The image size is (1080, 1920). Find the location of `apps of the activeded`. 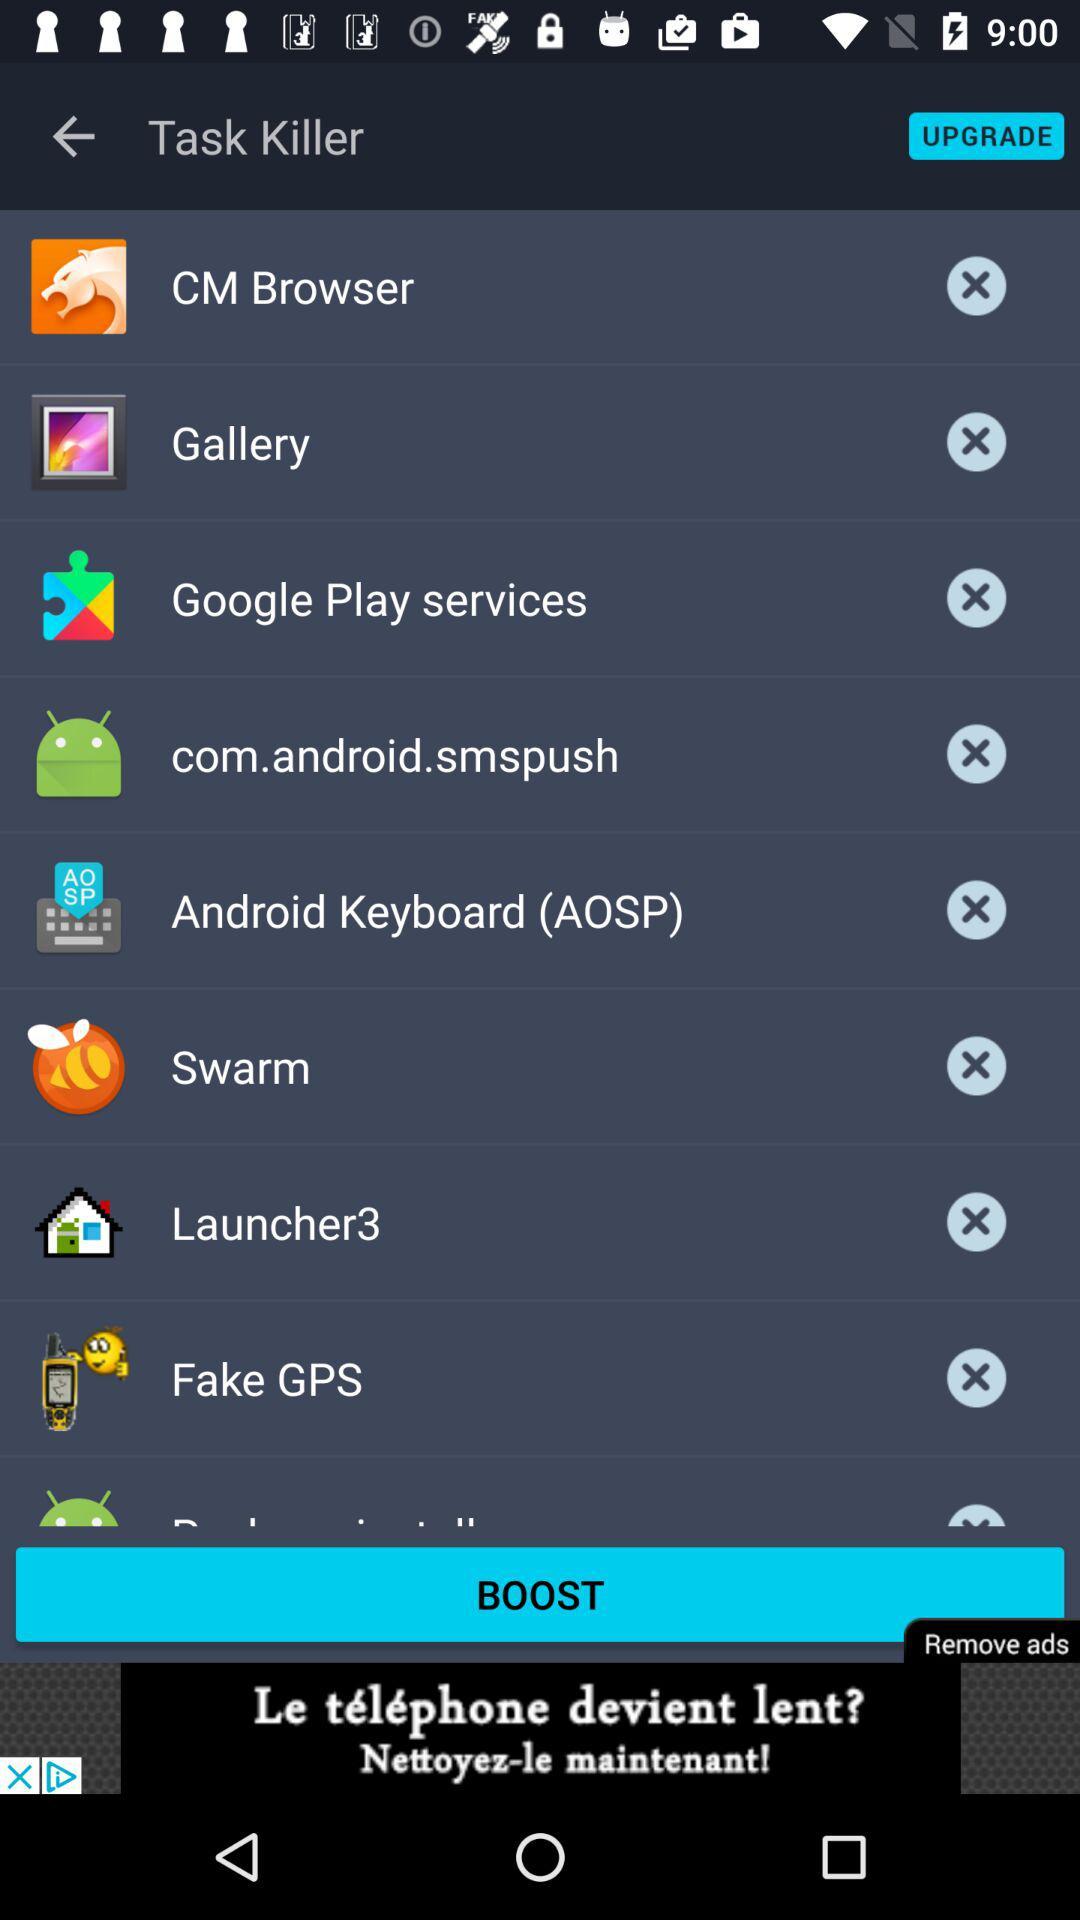

apps of the activeded is located at coordinates (985, 135).